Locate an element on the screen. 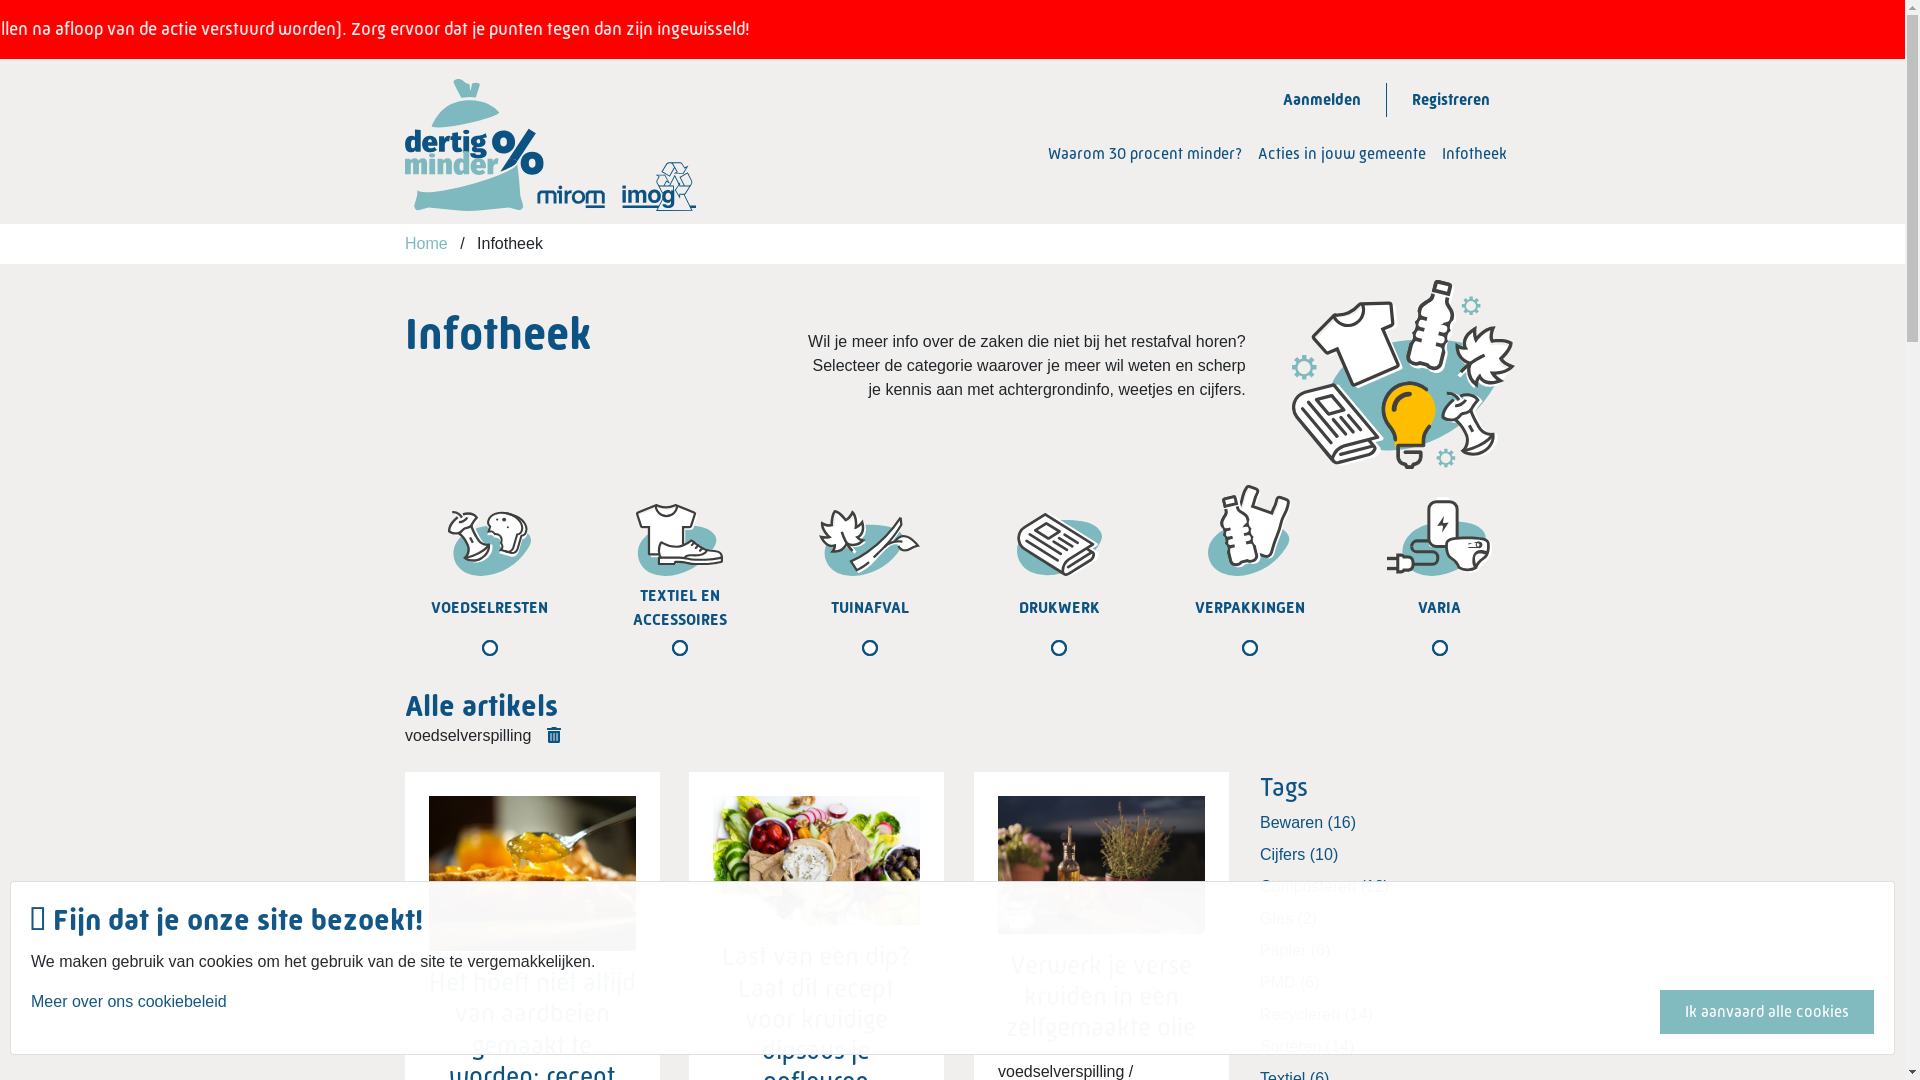 This screenshot has width=1920, height=1080. 'Cijfers (10)' is located at coordinates (1258, 855).